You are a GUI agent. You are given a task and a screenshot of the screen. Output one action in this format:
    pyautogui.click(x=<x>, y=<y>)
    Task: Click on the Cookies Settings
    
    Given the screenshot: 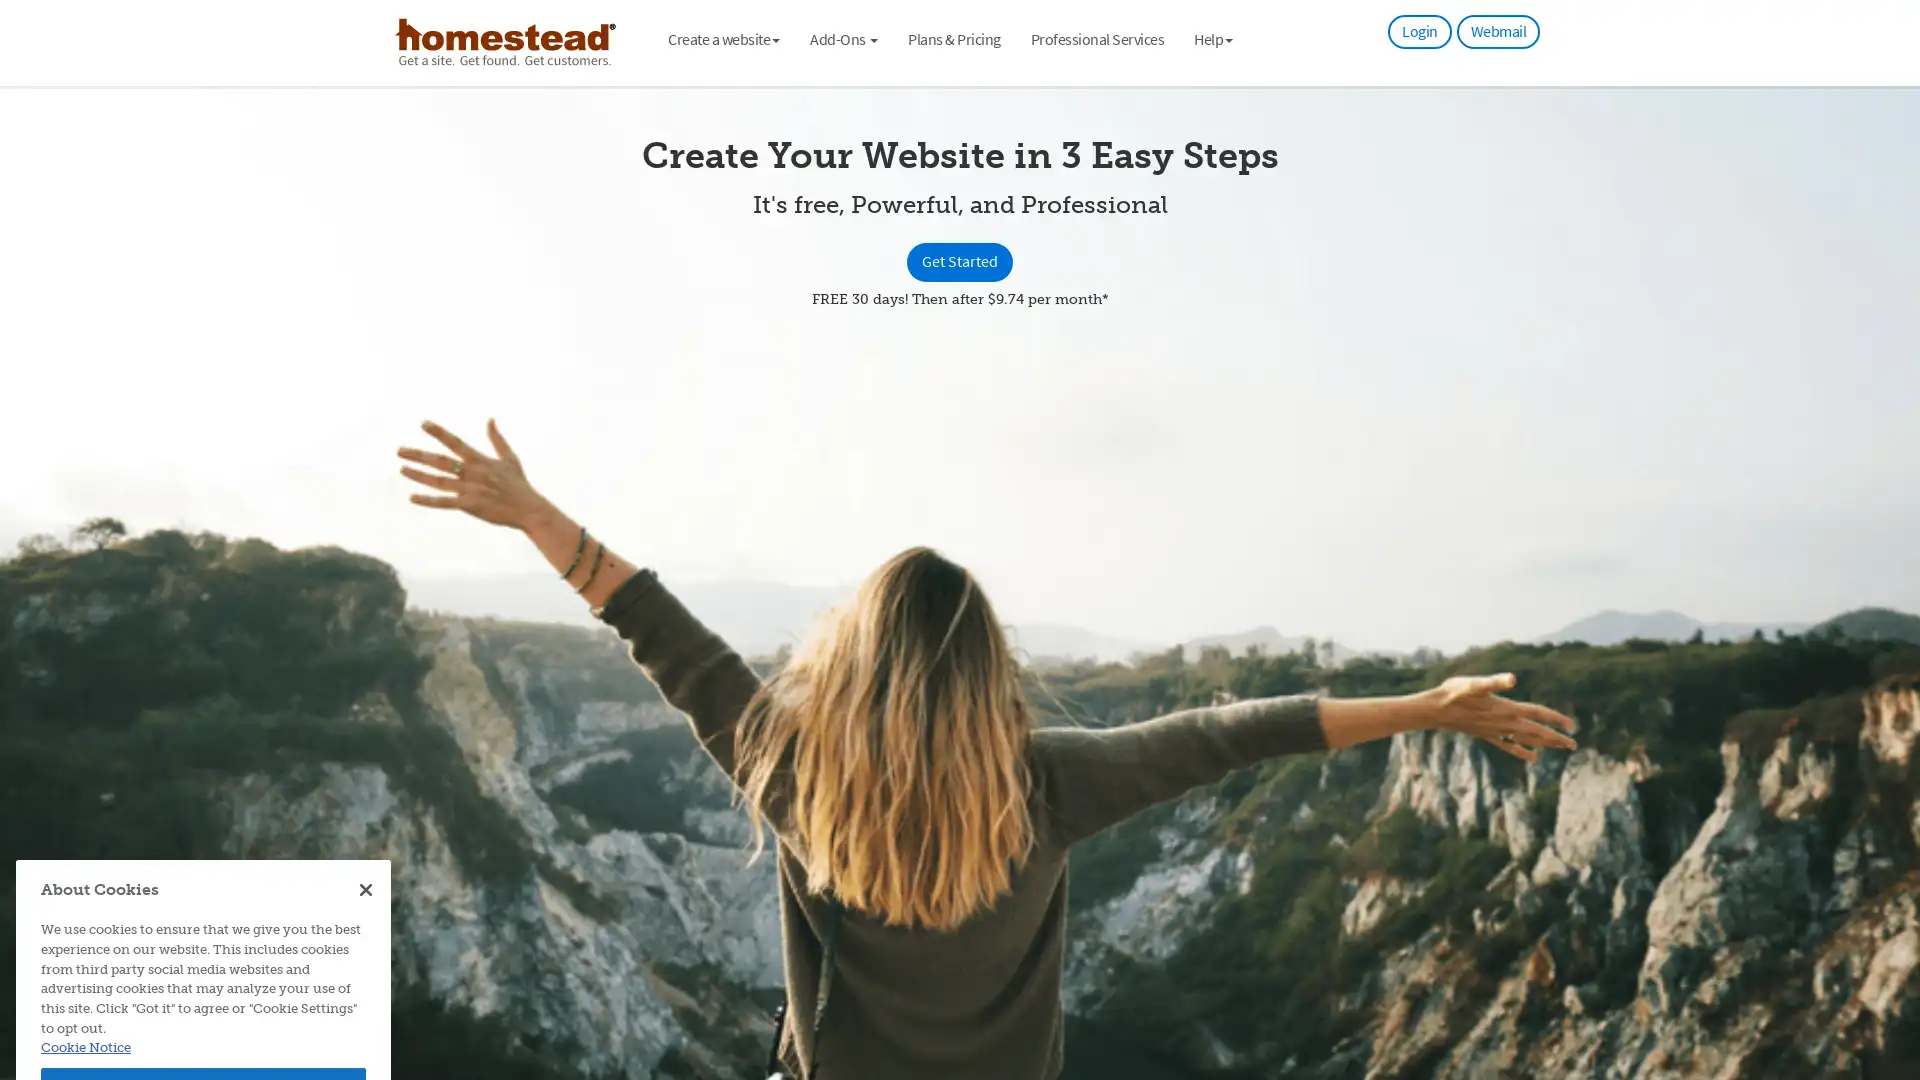 What is the action you would take?
    pyautogui.click(x=203, y=1012)
    